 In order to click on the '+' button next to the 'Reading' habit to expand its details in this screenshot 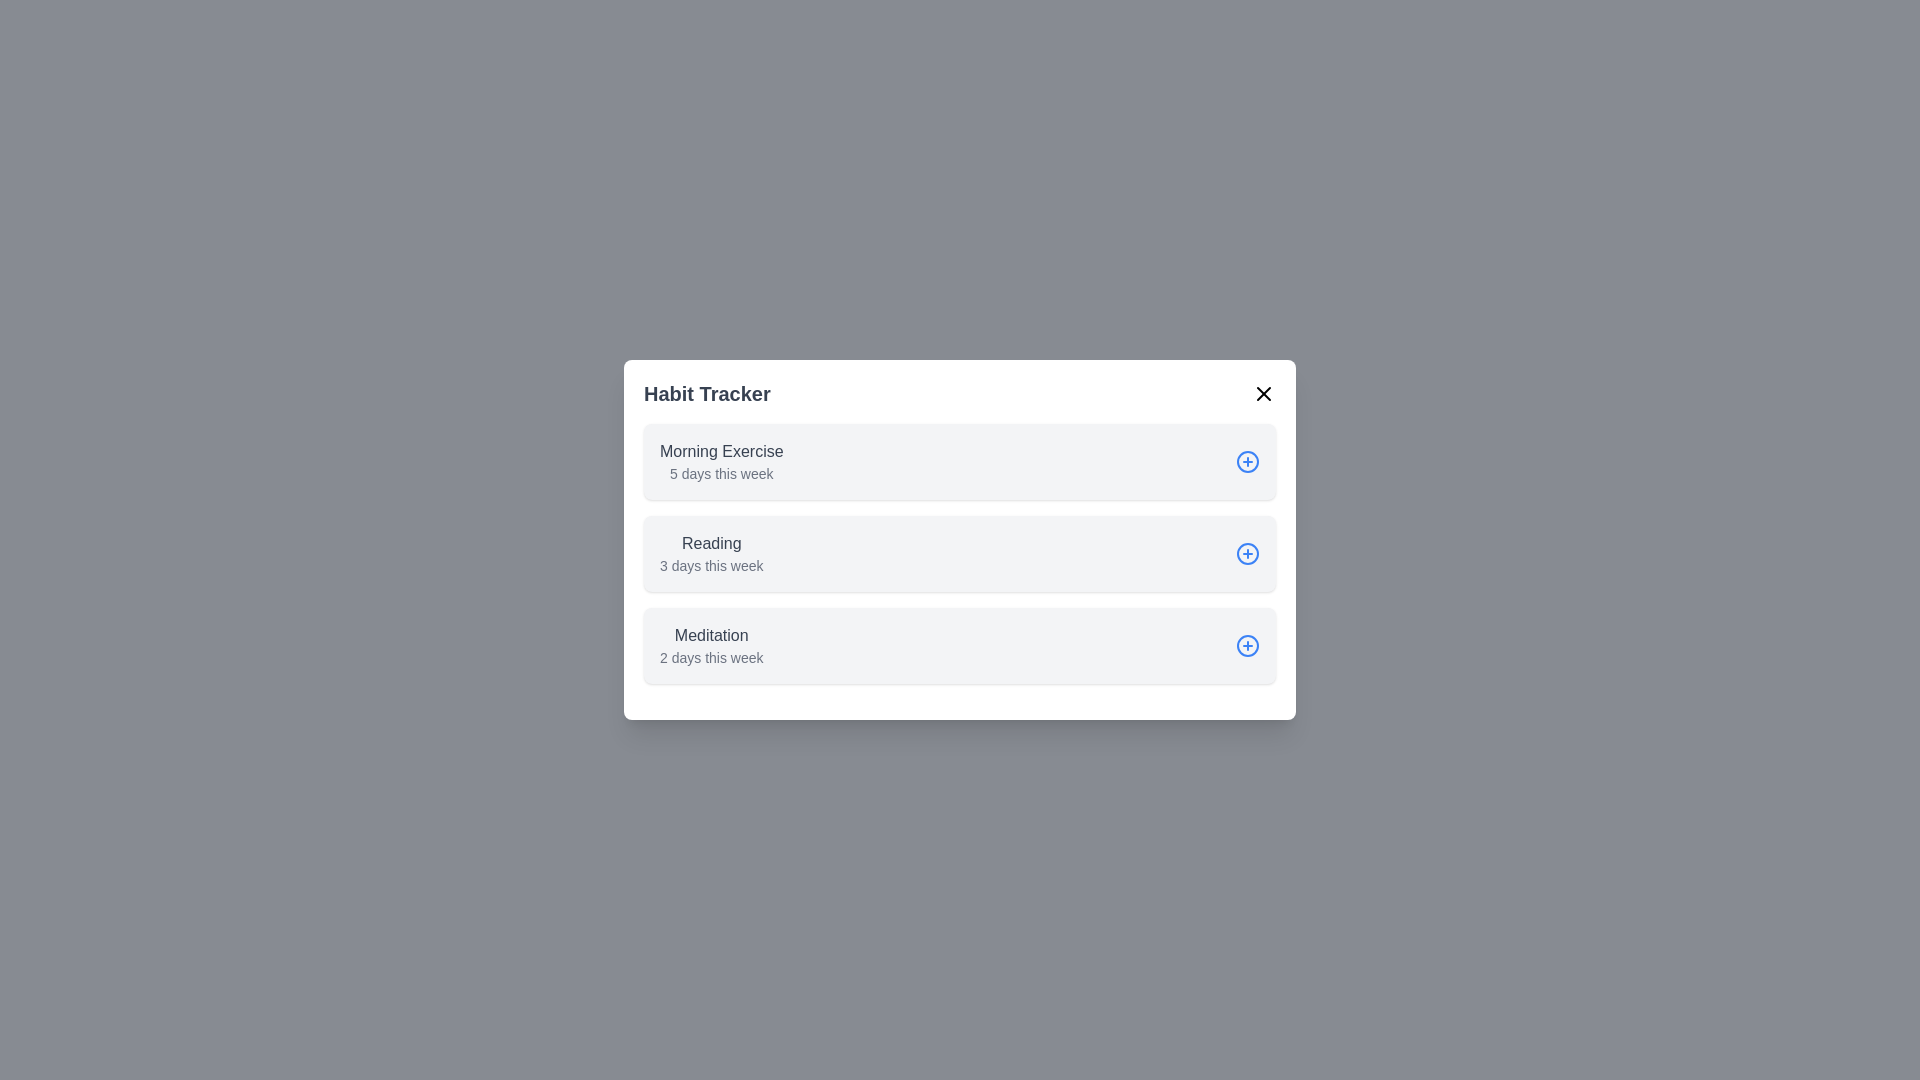, I will do `click(1247, 554)`.